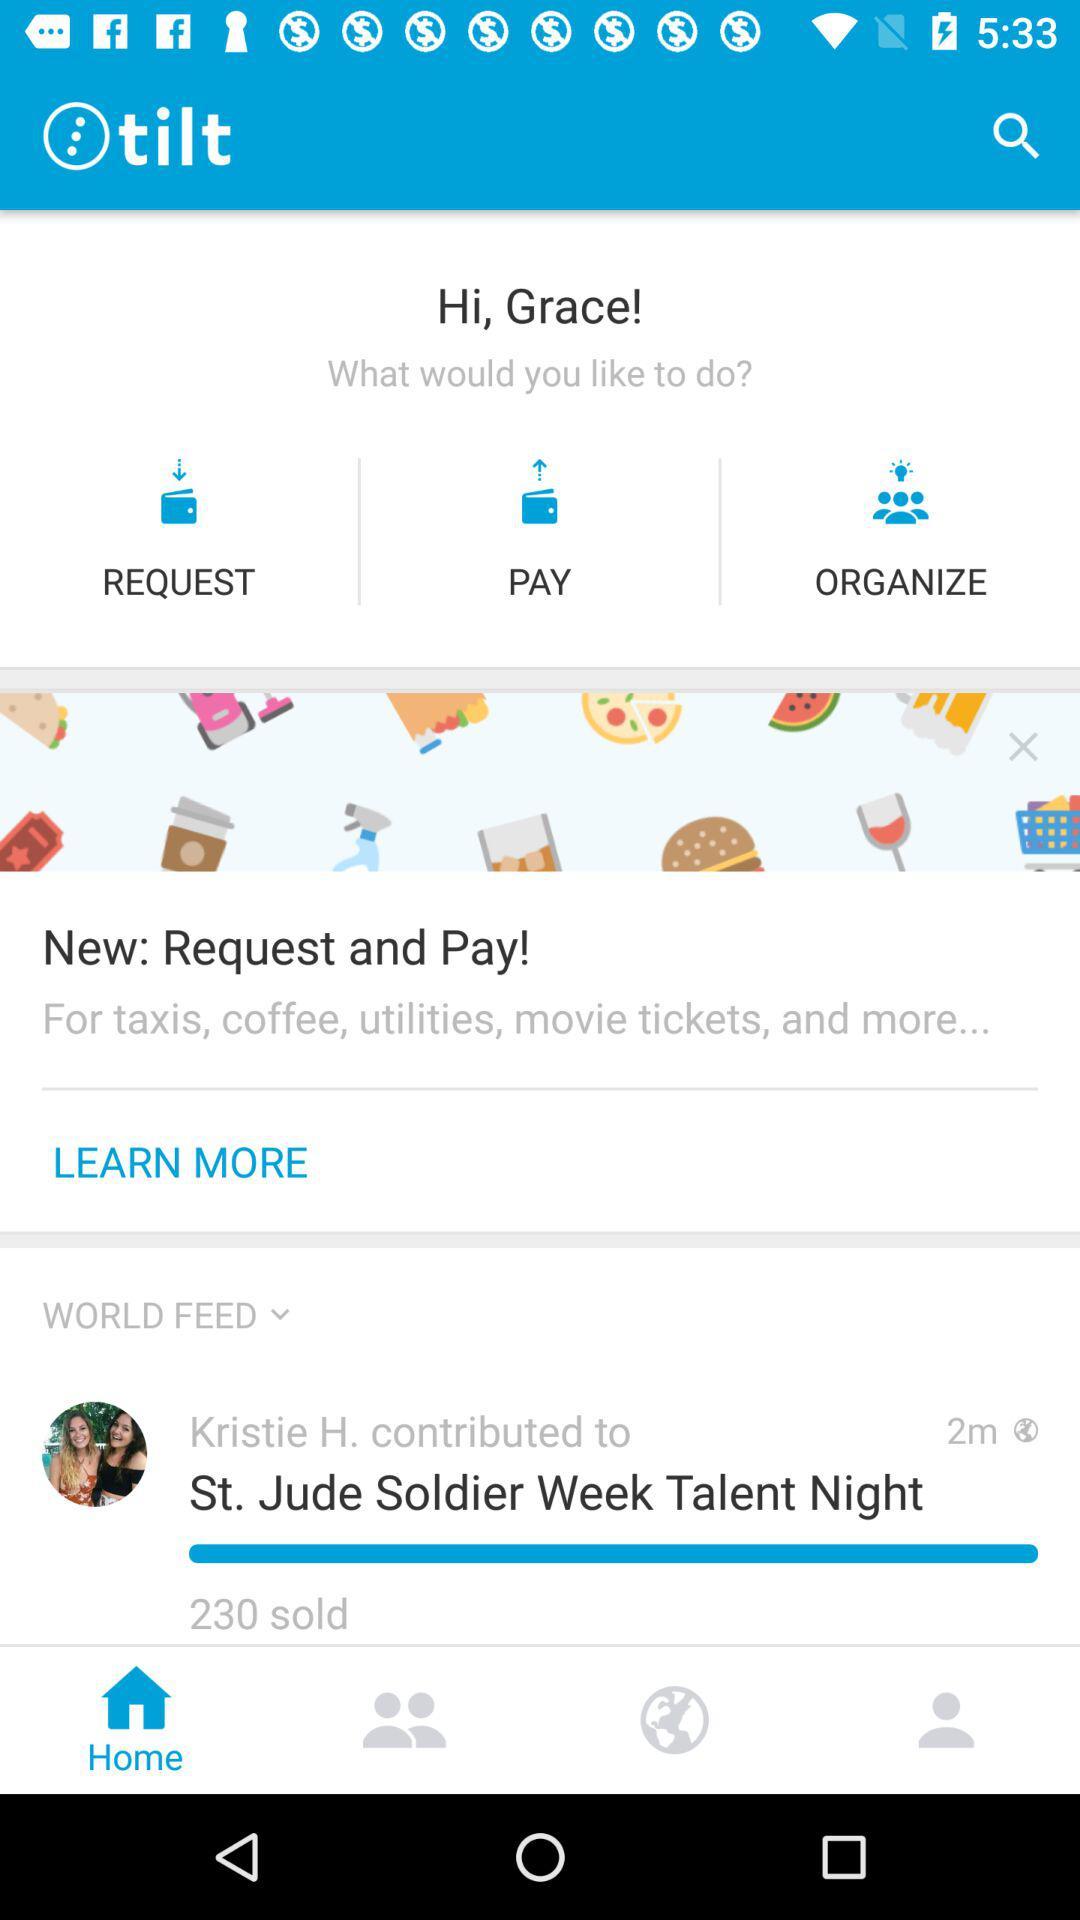  I want to click on the more icon, so click(538, 531).